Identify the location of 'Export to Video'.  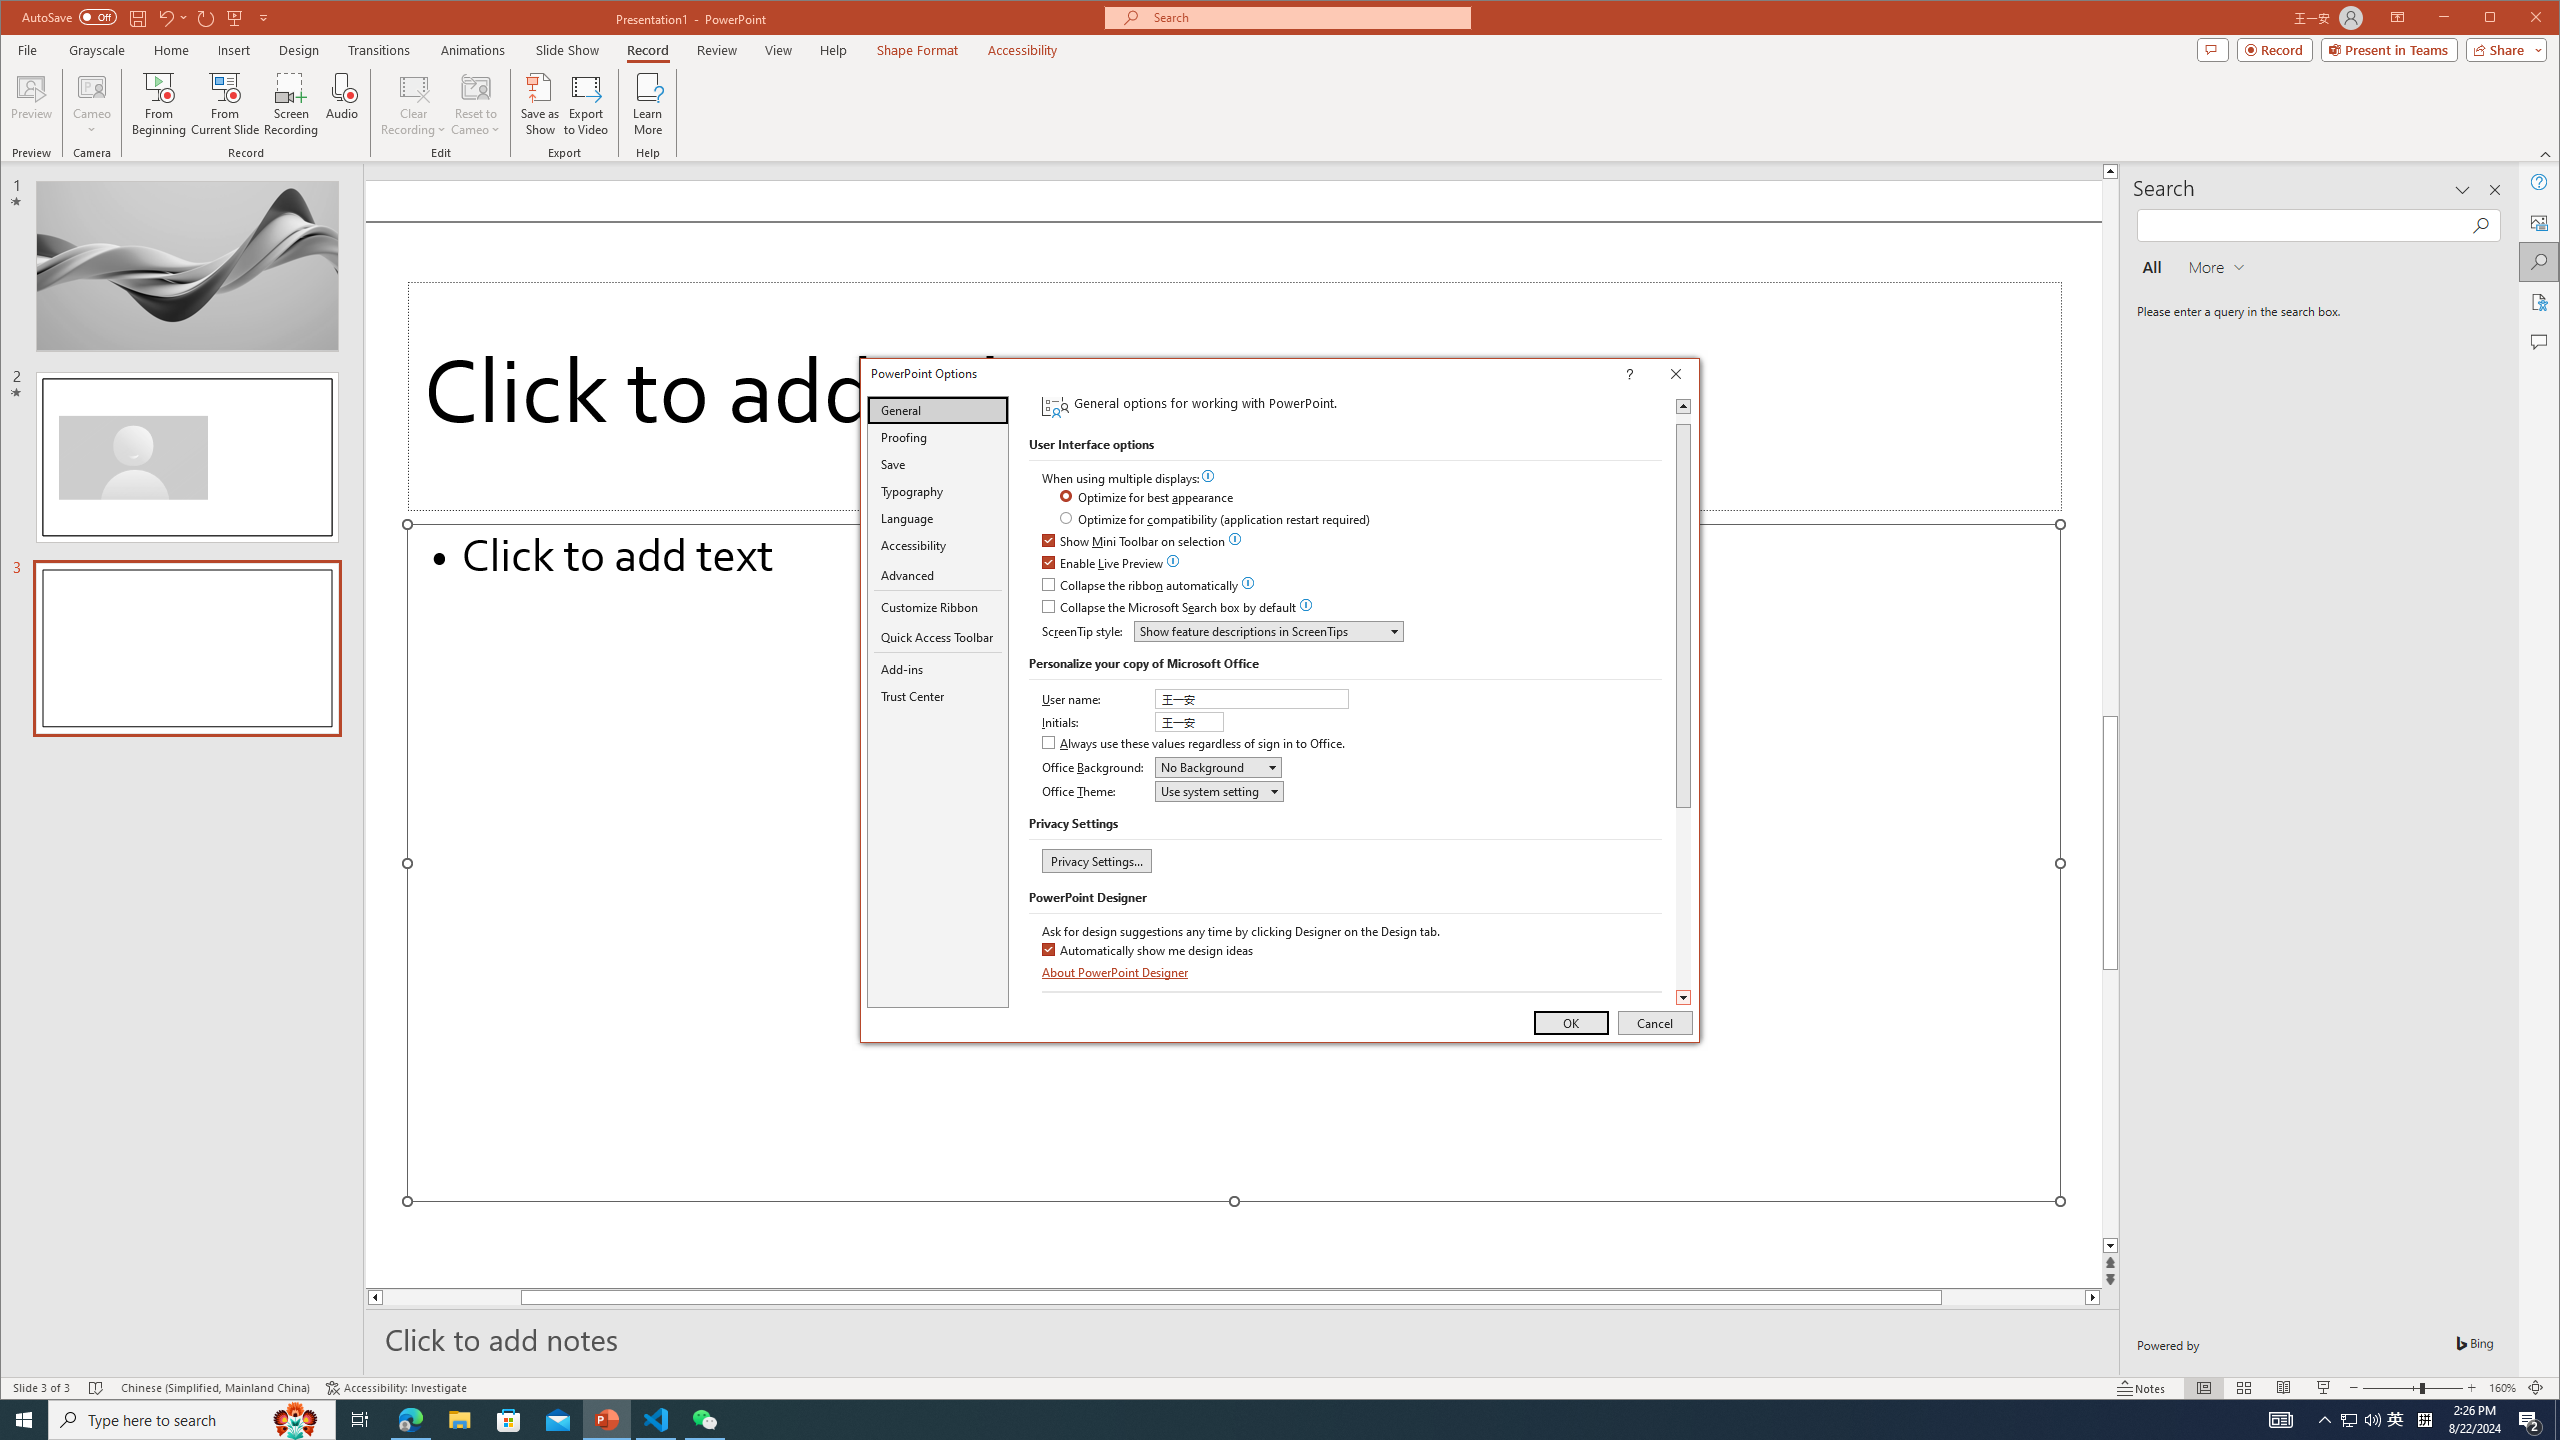
(587, 103).